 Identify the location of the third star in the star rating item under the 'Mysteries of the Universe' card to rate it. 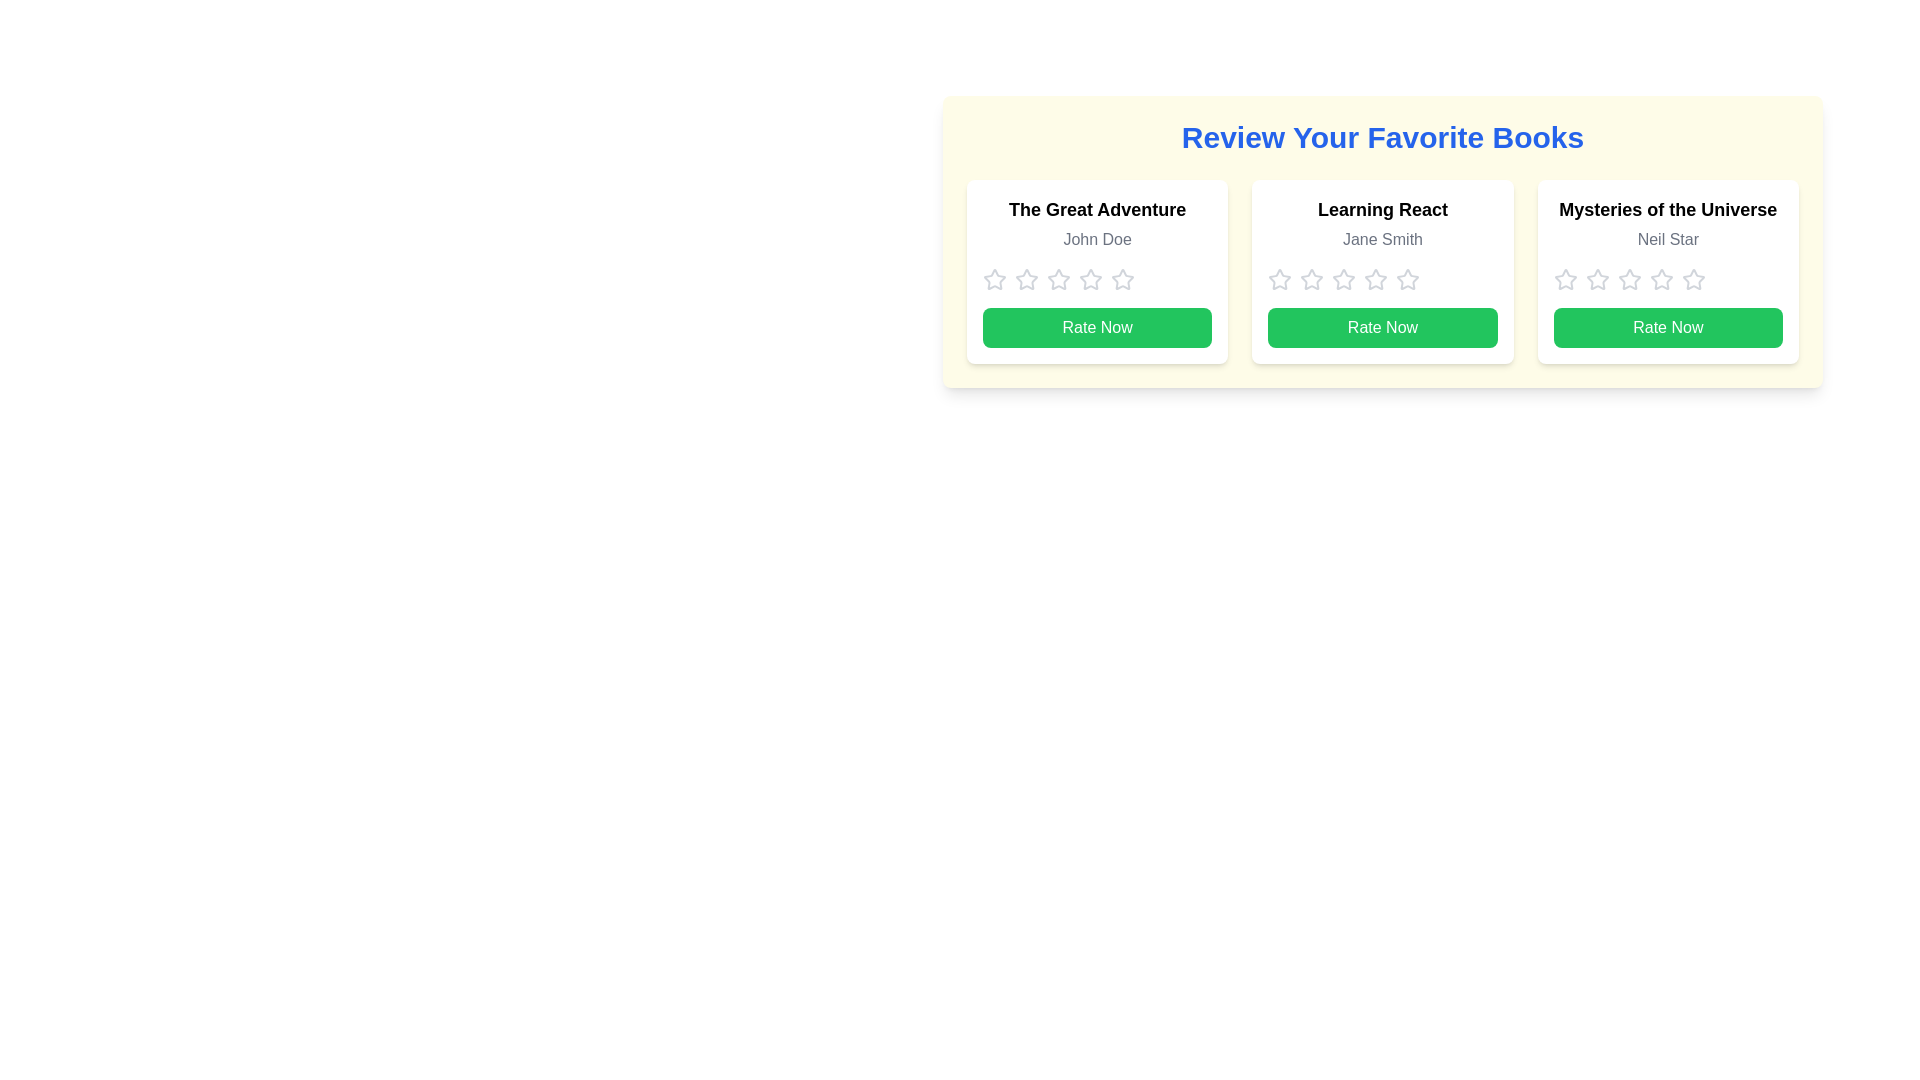
(1629, 280).